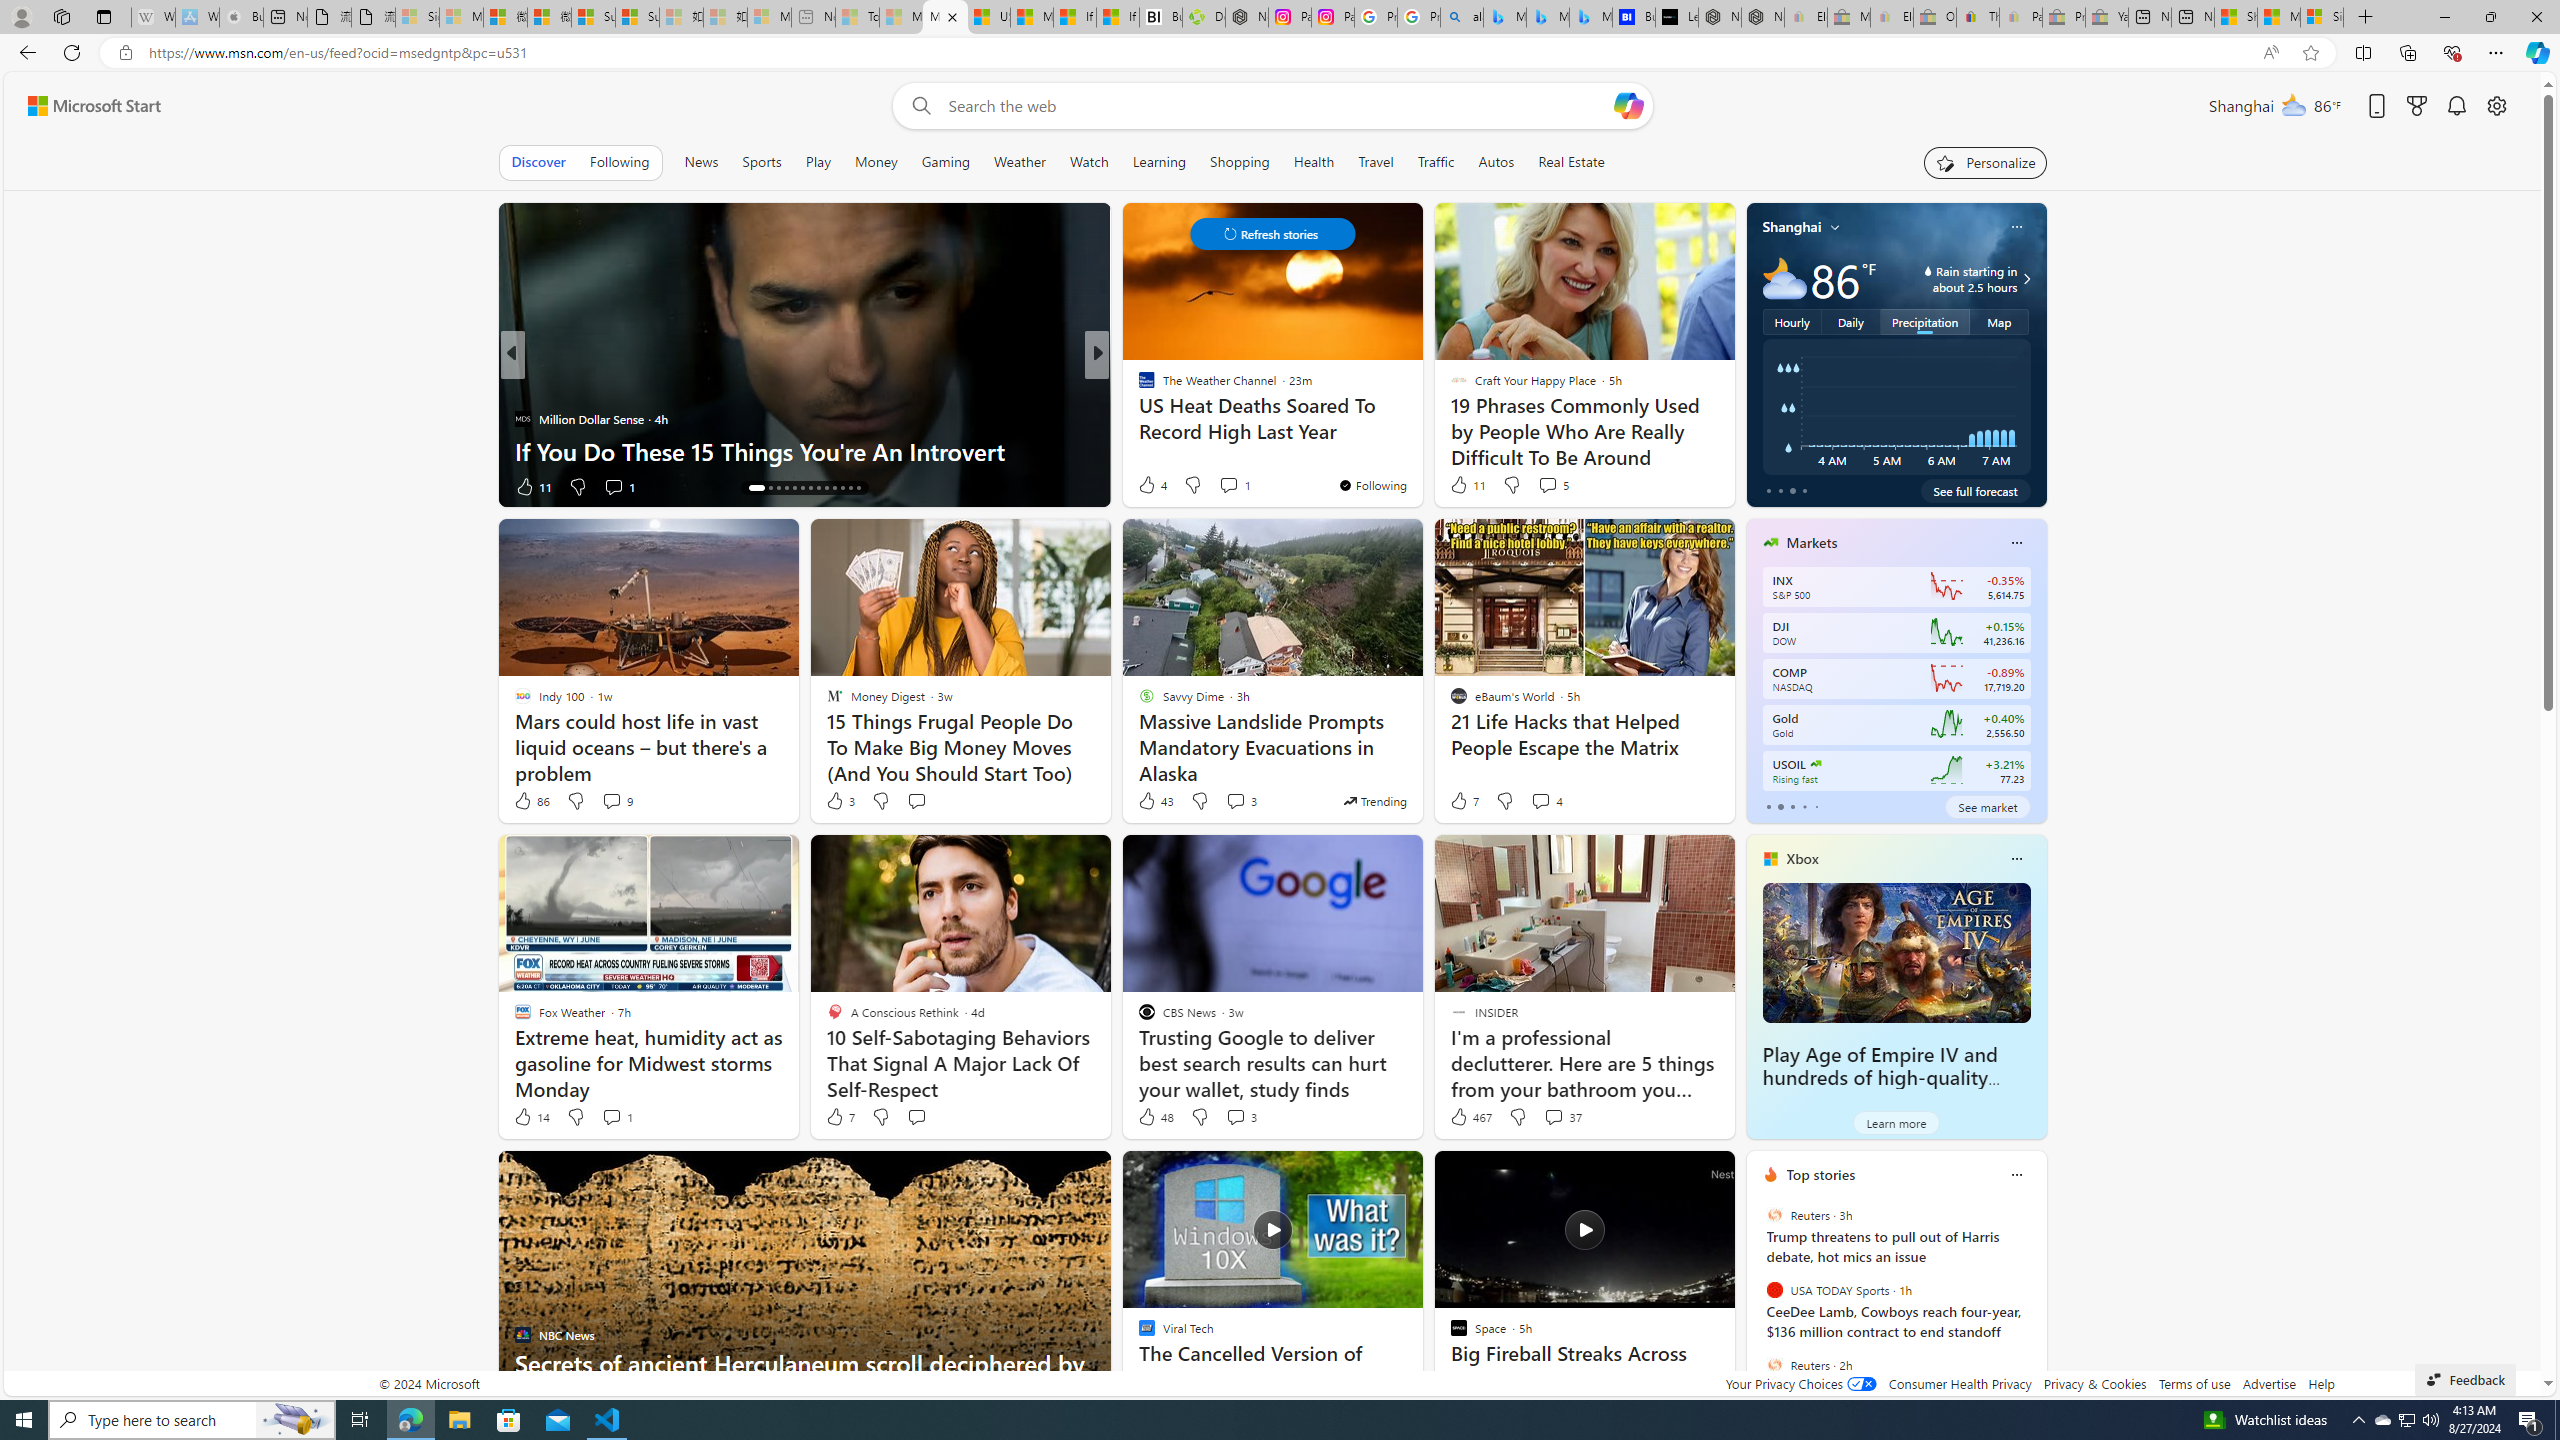 Image resolution: width=2560 pixels, height=1440 pixels. I want to click on 'Futurism', so click(1137, 386).